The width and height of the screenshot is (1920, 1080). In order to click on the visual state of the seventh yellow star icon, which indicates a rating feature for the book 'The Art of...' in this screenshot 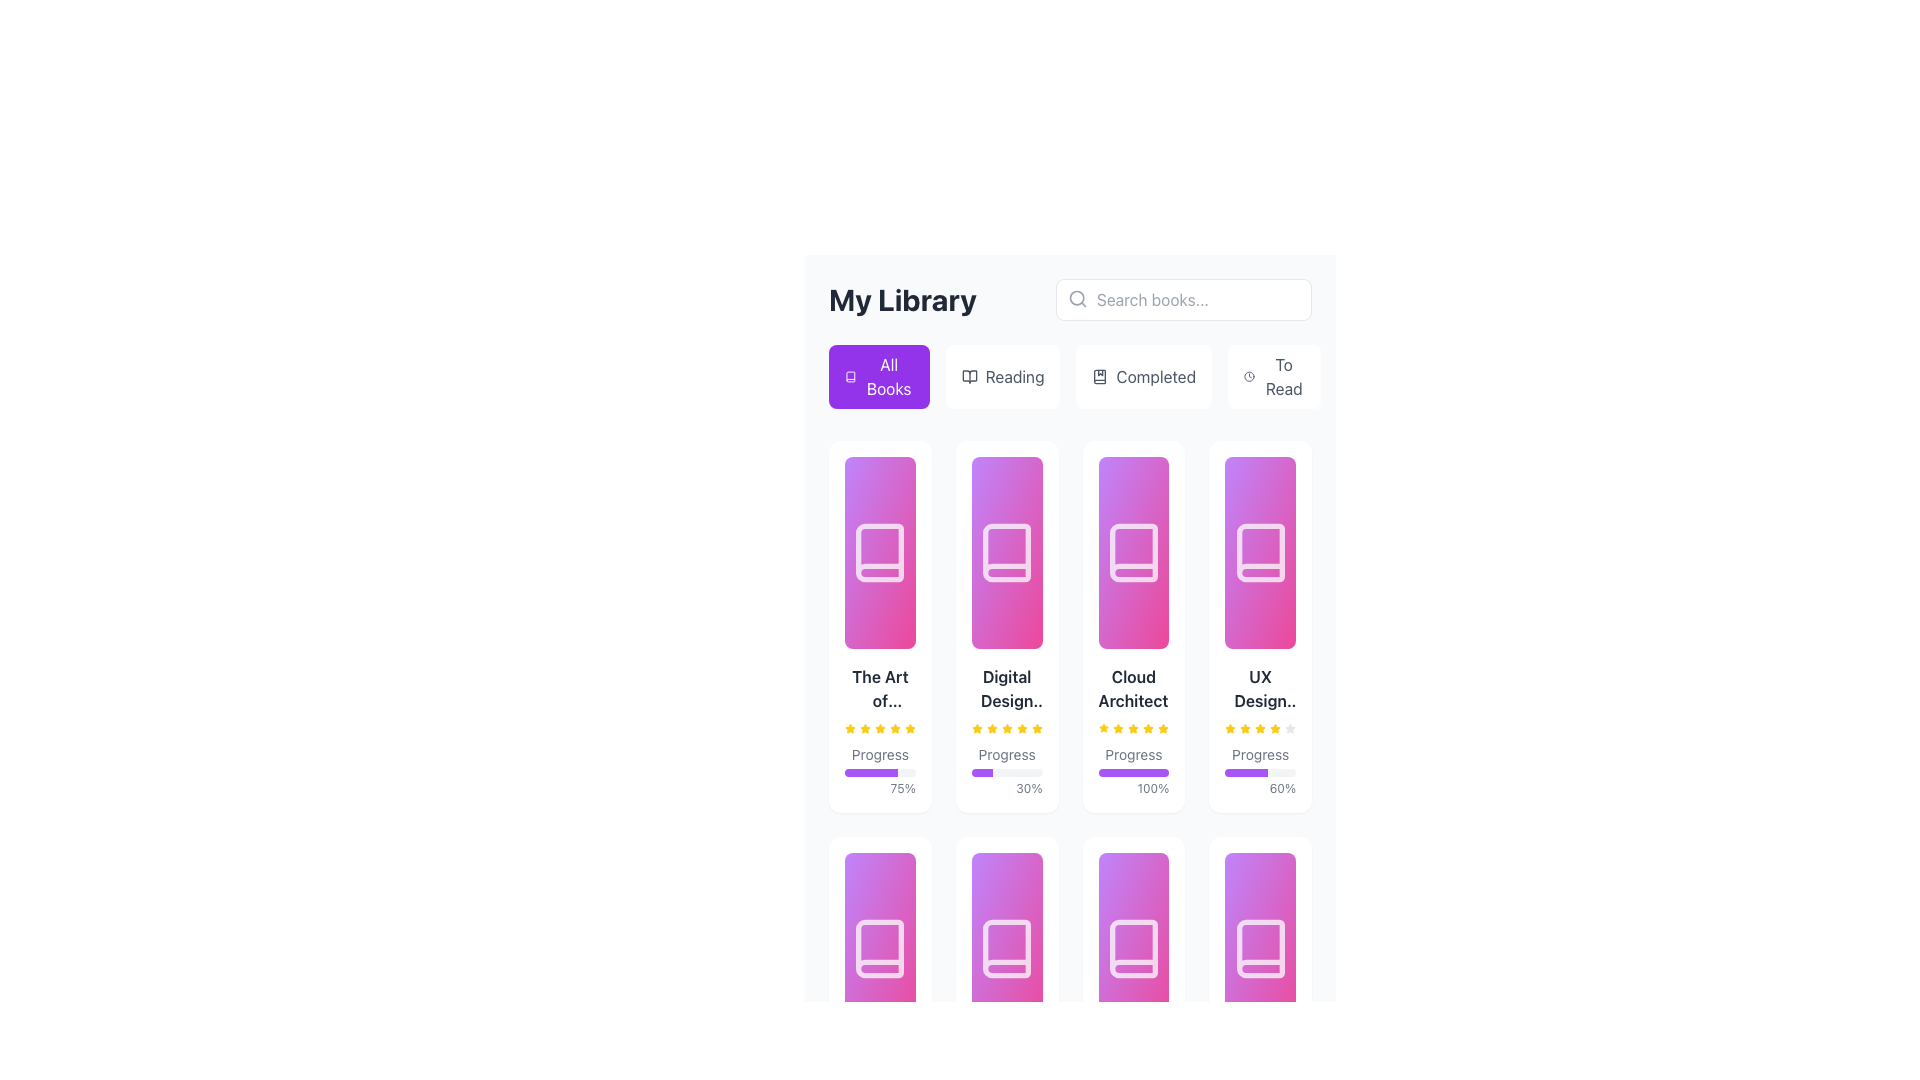, I will do `click(894, 729)`.